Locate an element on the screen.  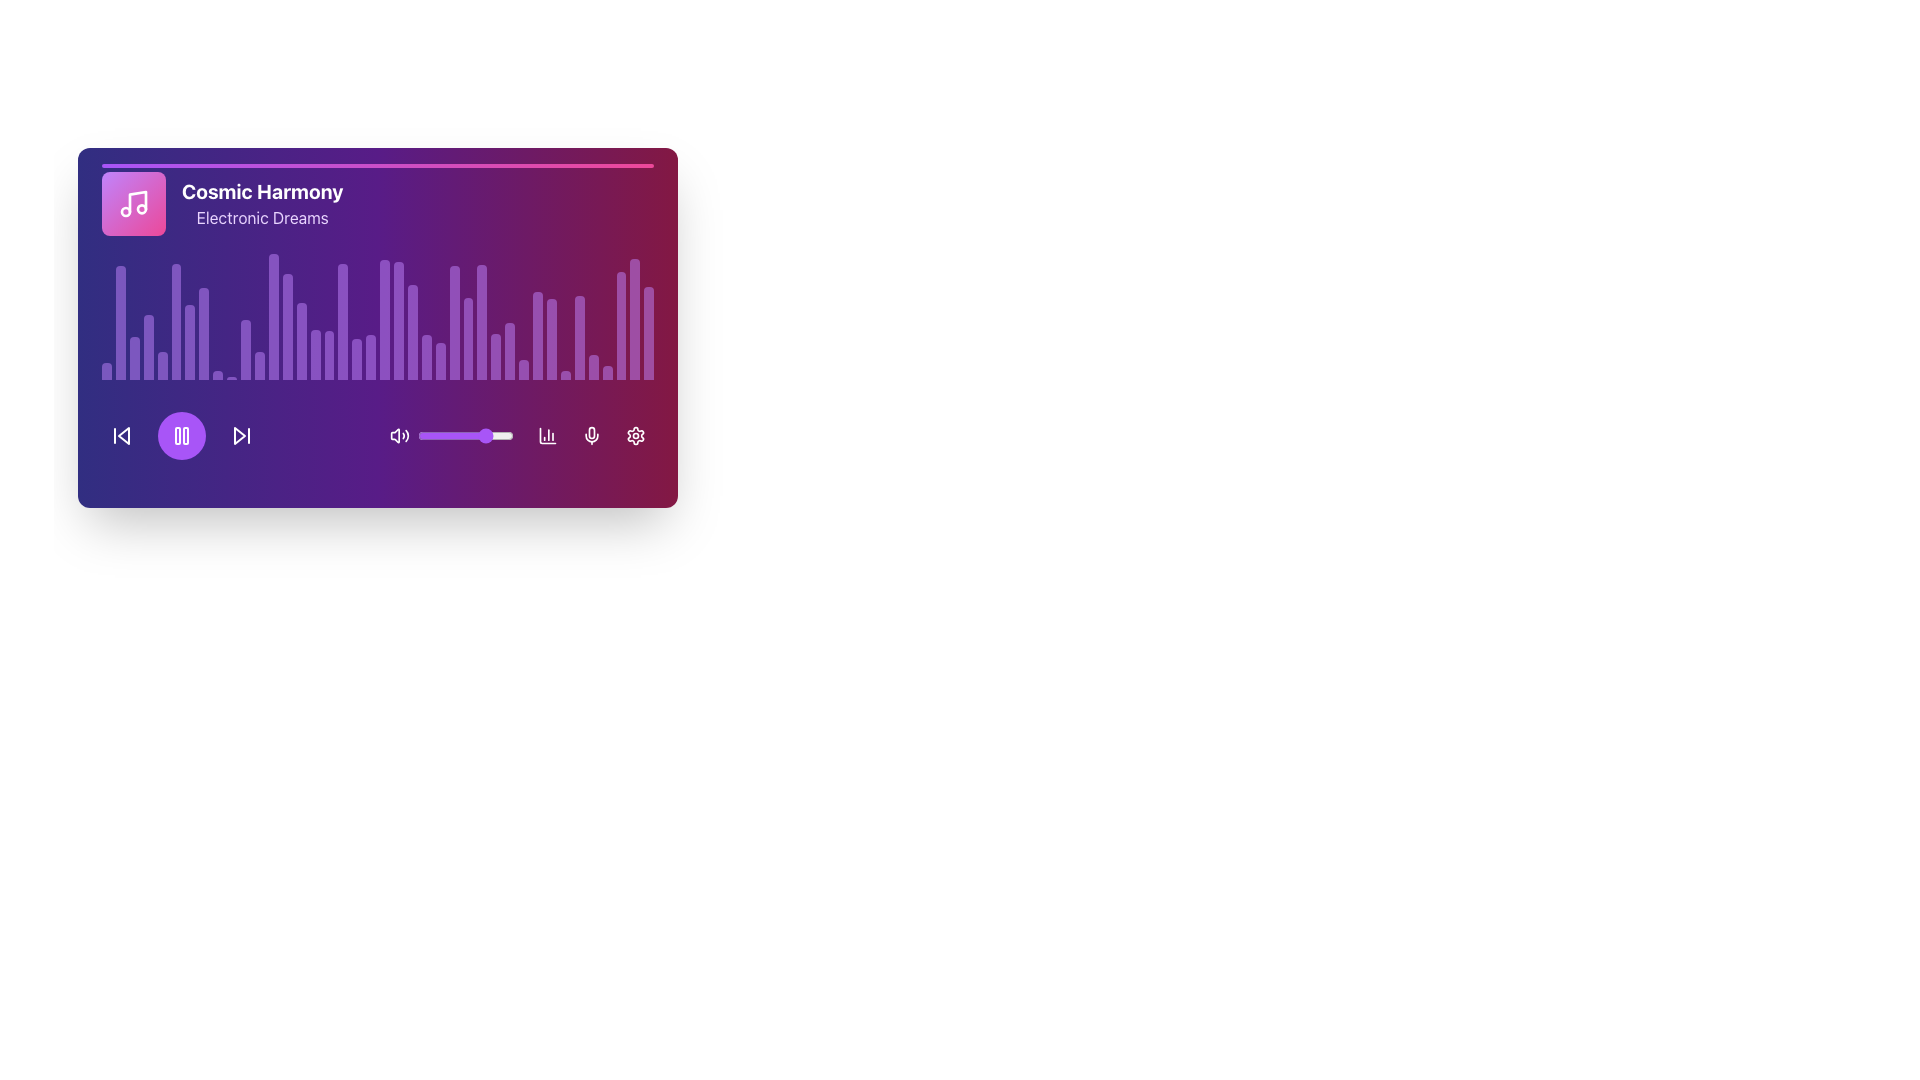
the value of the slider is located at coordinates (484, 434).